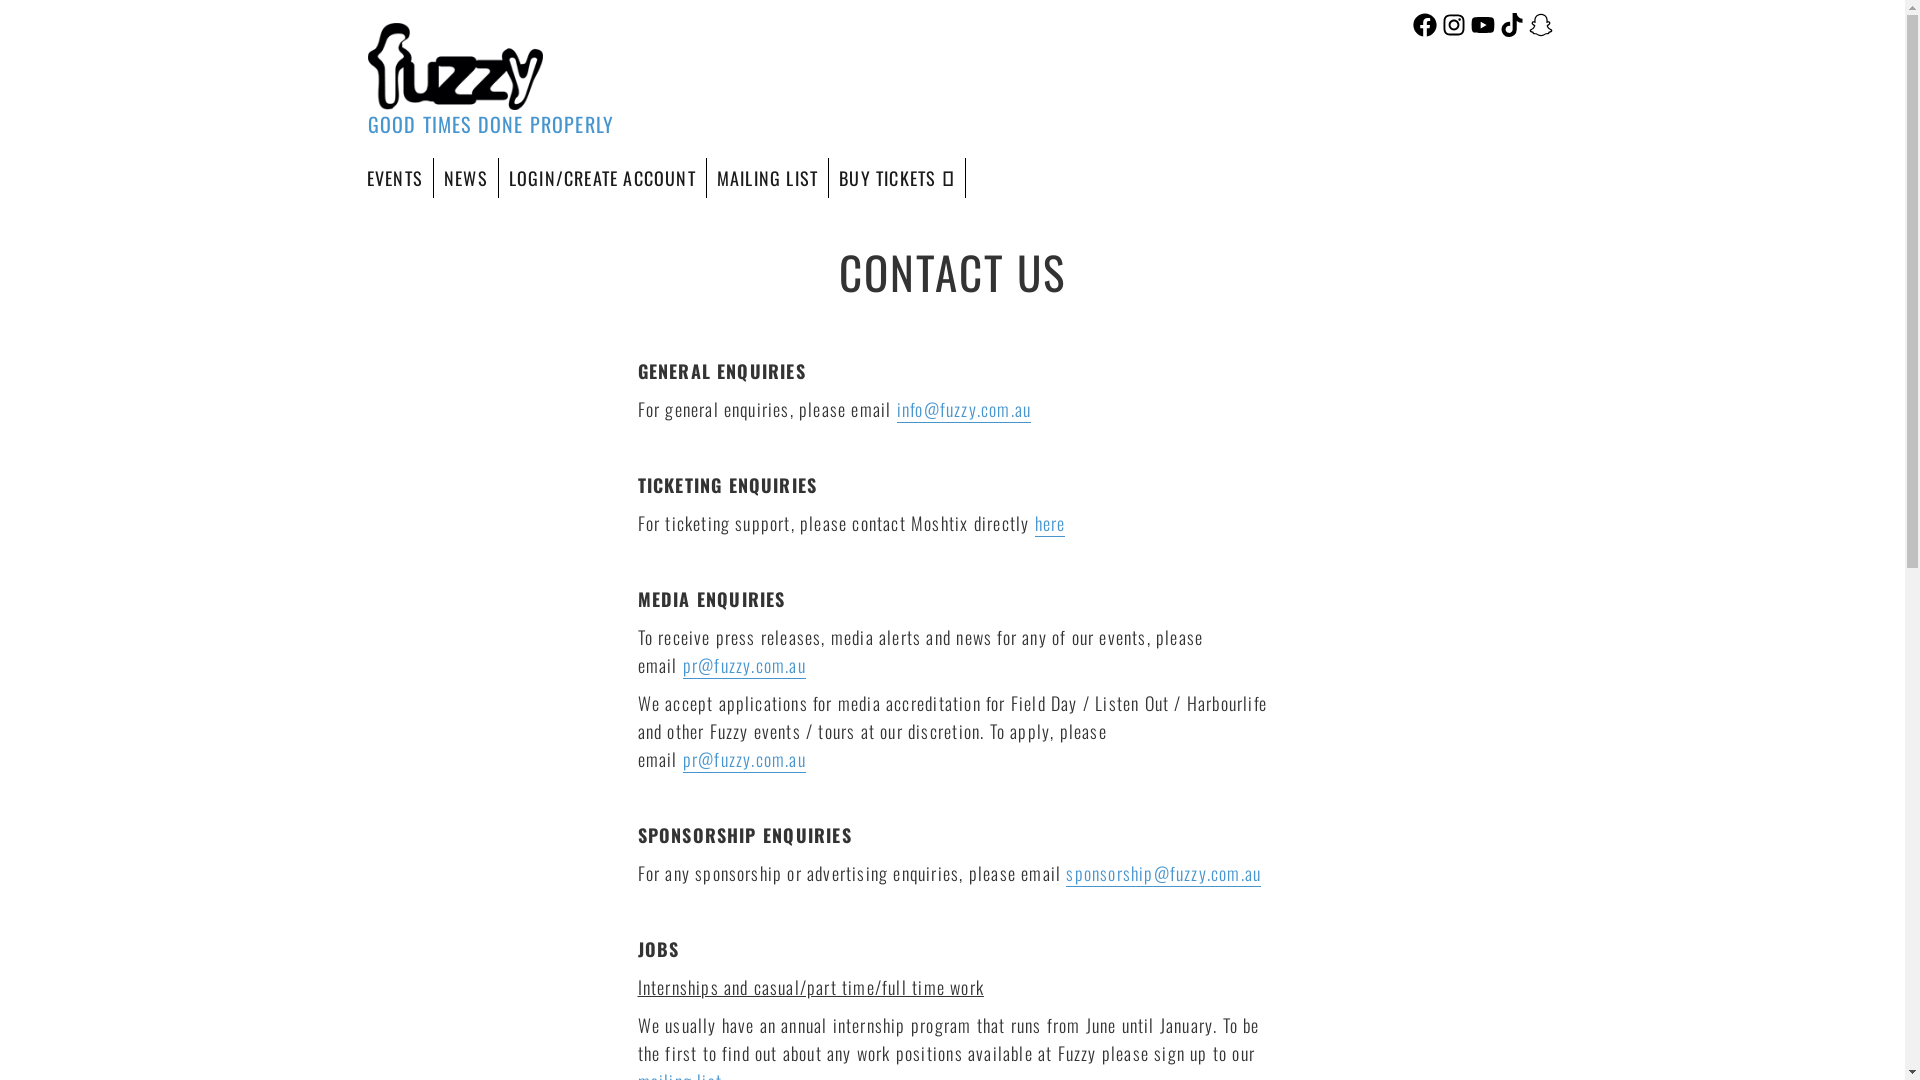  What do you see at coordinates (602, 176) in the screenshot?
I see `'LOGIN/CREATE ACCOUNT'` at bounding box center [602, 176].